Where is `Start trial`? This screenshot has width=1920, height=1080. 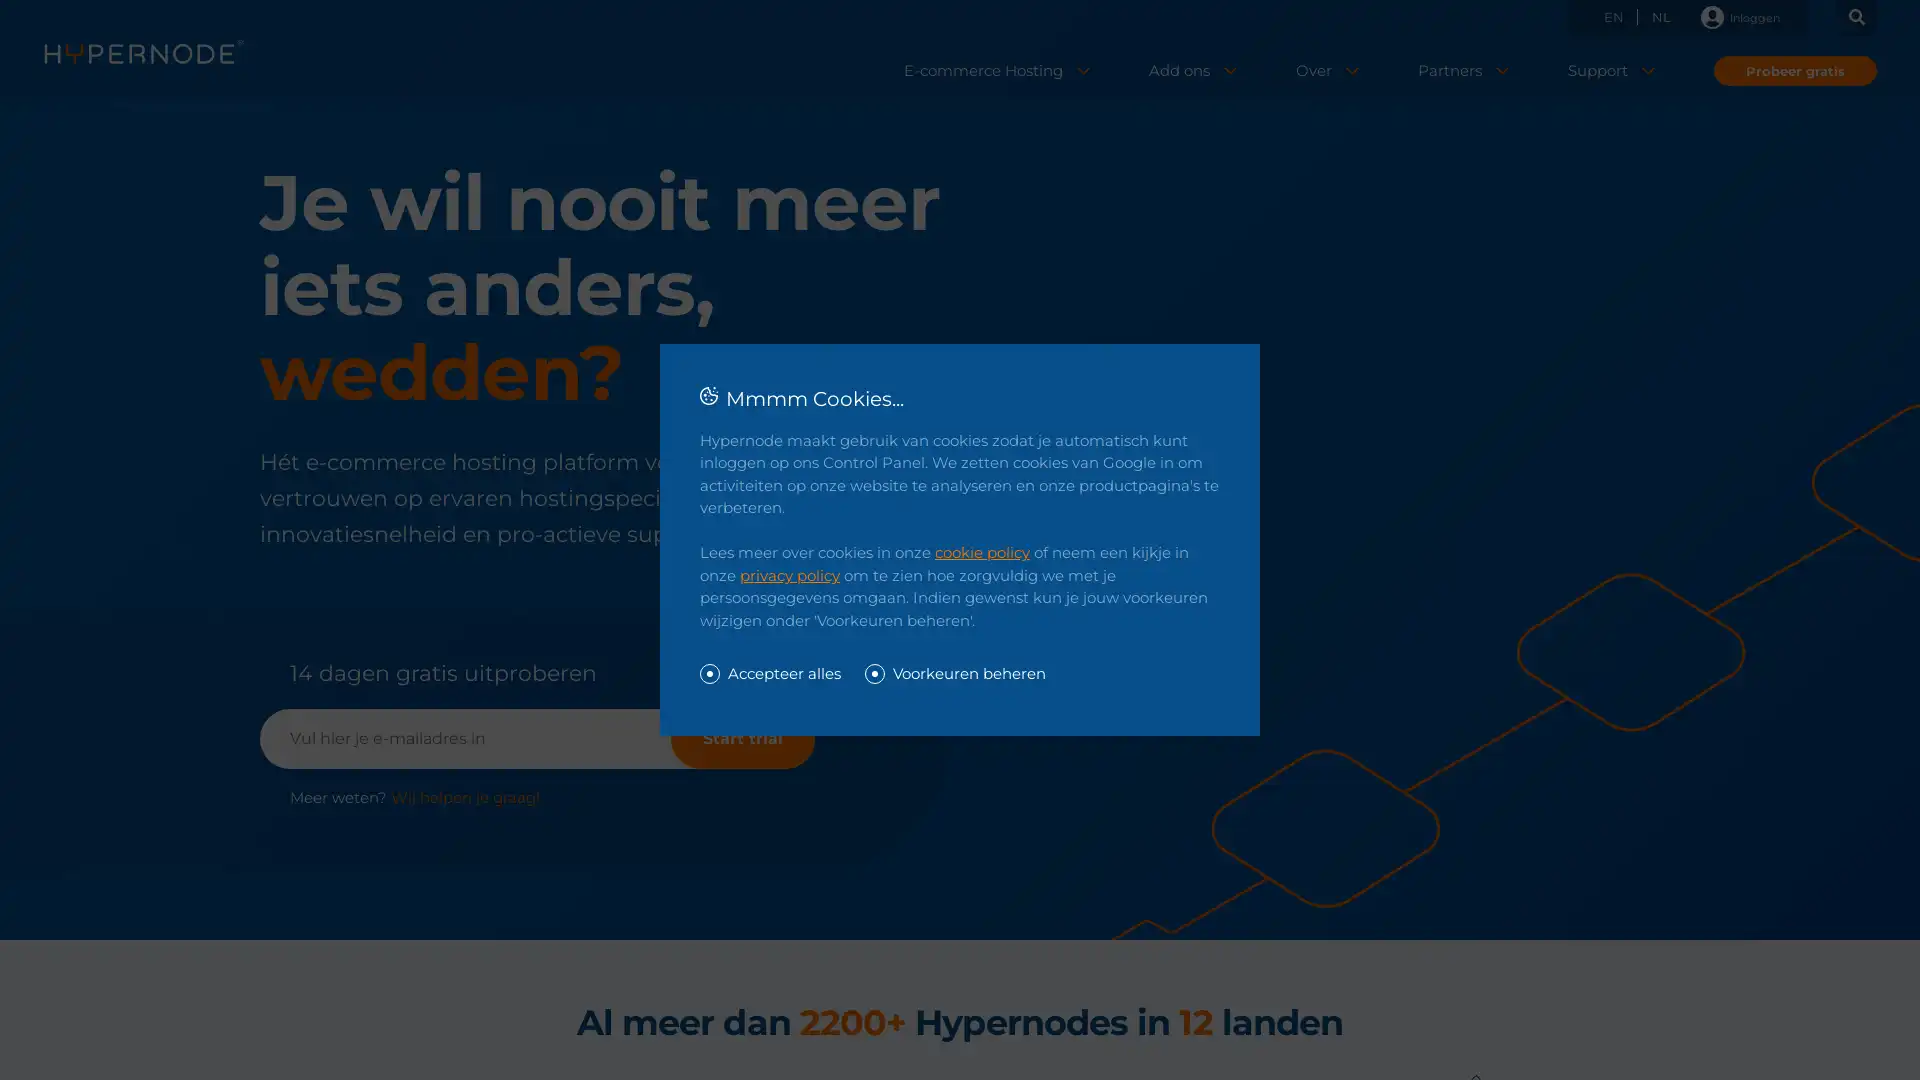 Start trial is located at coordinates (742, 739).